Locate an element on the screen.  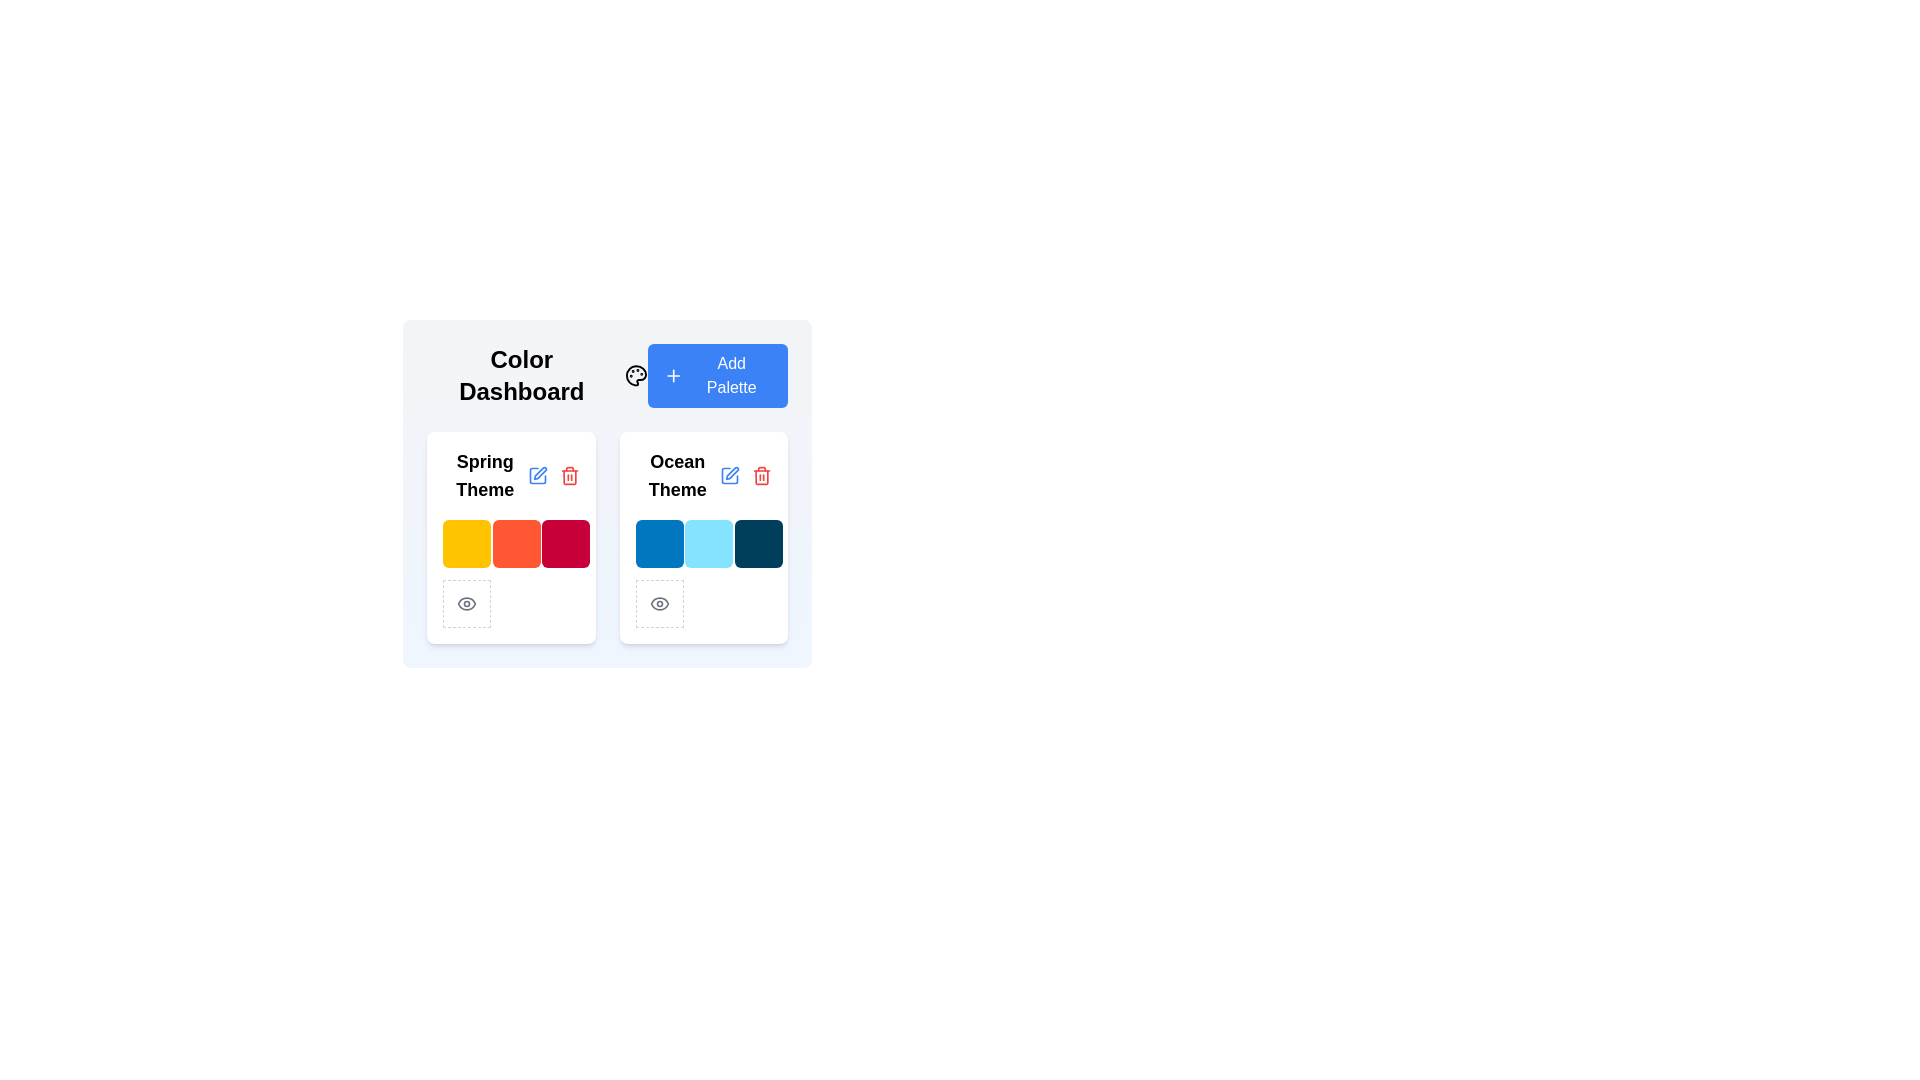
the second color swatch in the 'Ocean Theme' palette, located within the 'Color Dashboard' interface is located at coordinates (709, 543).